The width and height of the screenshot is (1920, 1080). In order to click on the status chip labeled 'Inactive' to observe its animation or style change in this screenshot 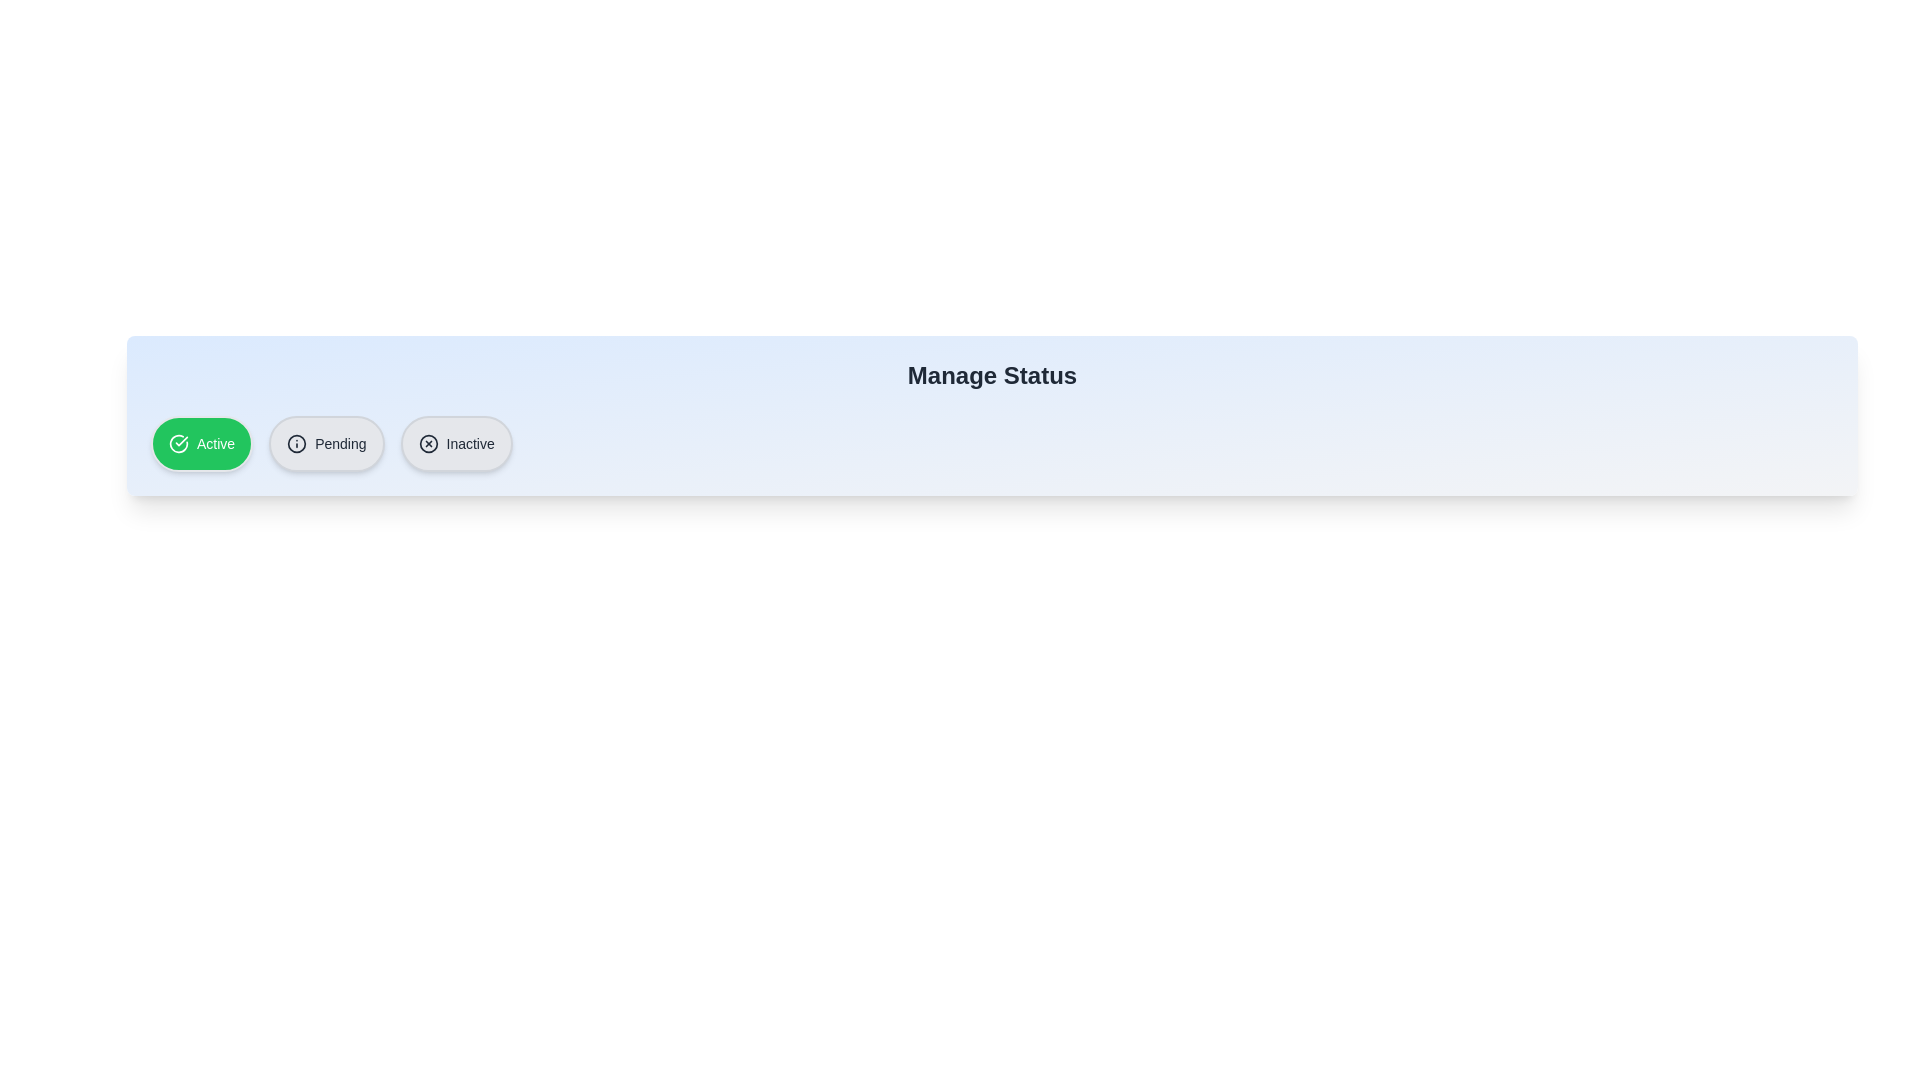, I will do `click(455, 442)`.